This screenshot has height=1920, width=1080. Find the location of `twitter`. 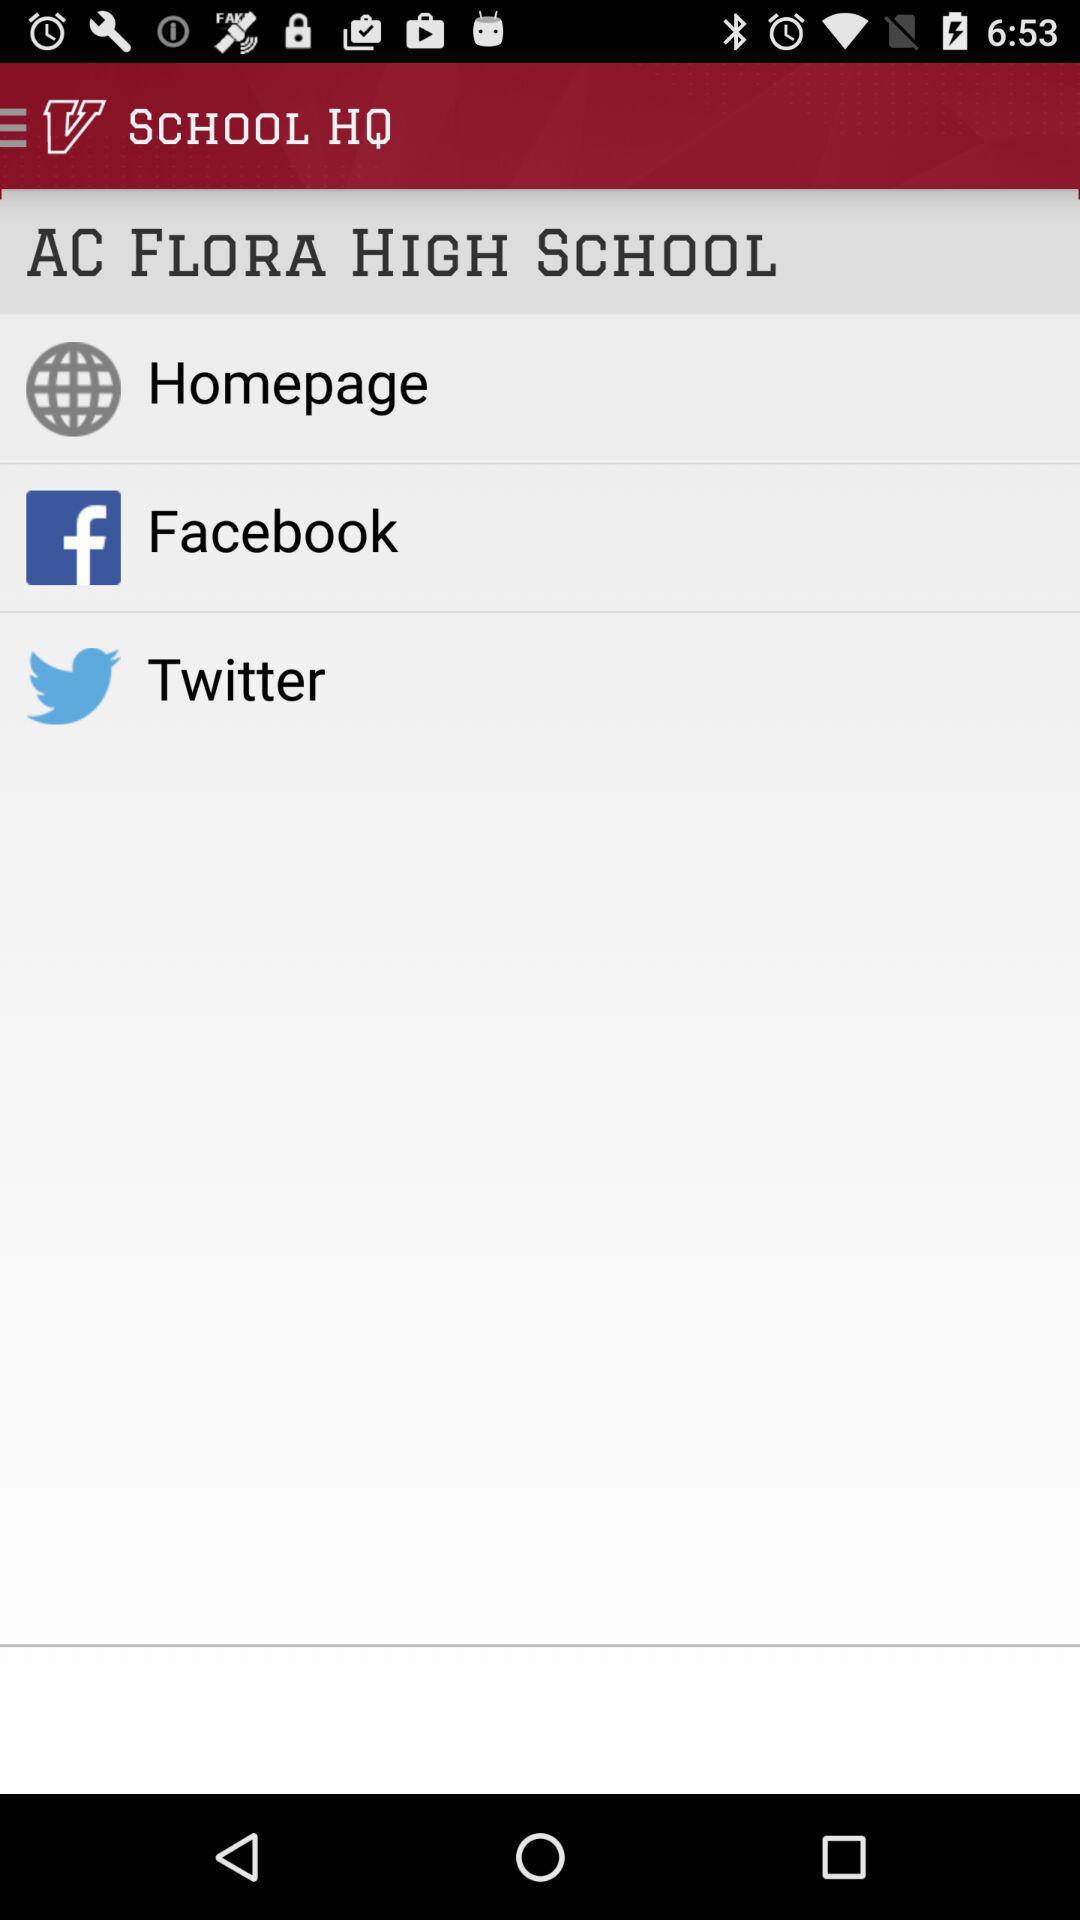

twitter is located at coordinates (599, 677).